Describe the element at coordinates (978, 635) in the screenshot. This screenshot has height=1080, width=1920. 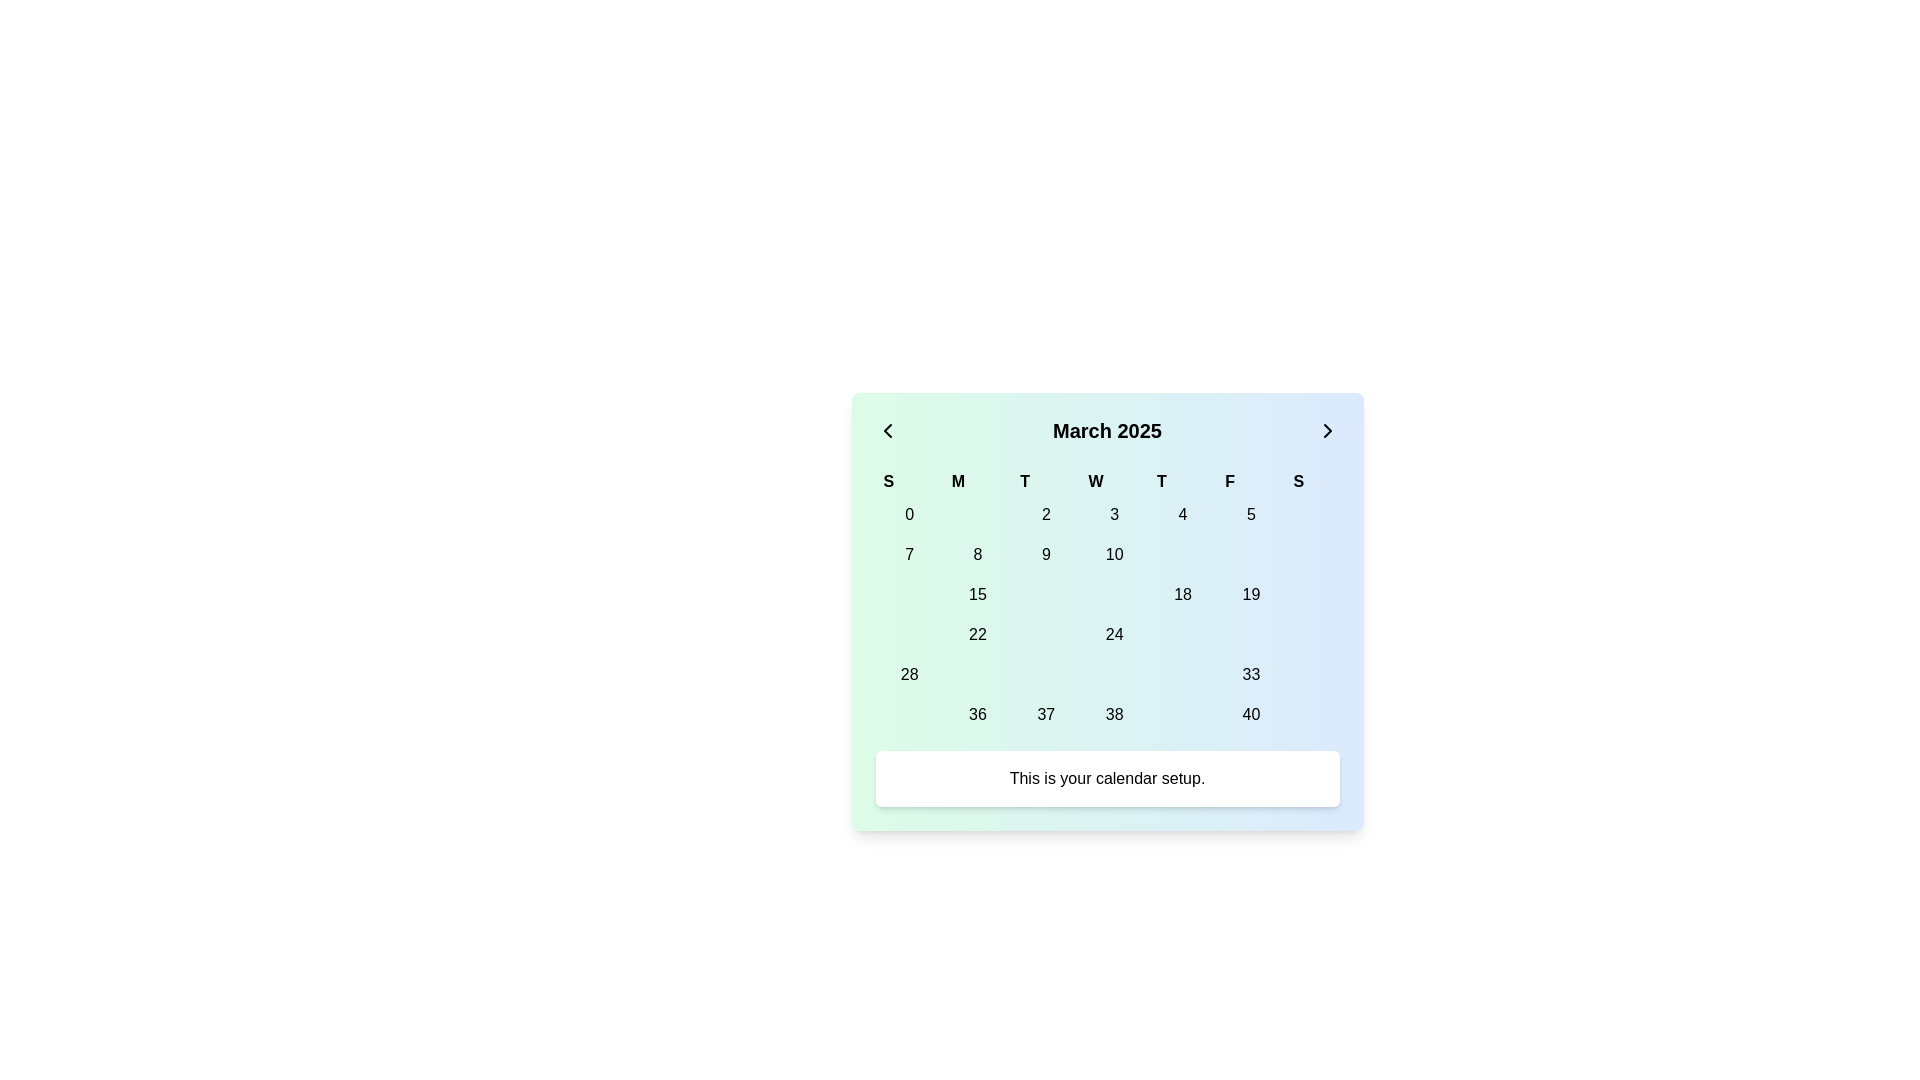
I see `the number '22' in the calendar interface` at that location.